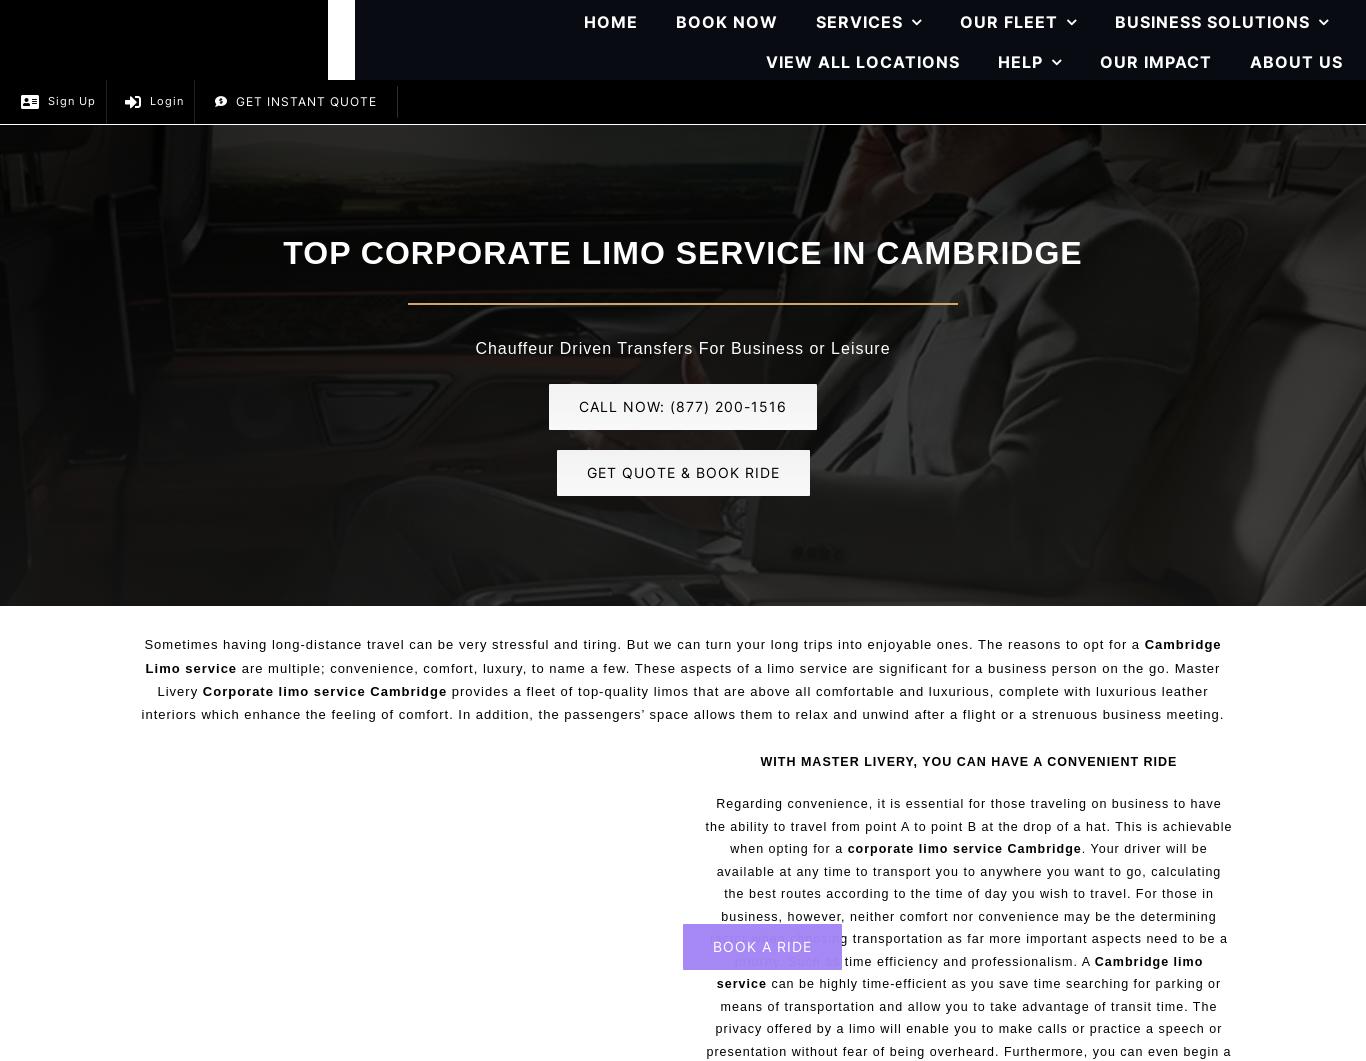 The height and width of the screenshot is (1061, 1366). Describe the element at coordinates (815, 21) in the screenshot. I see `'SERVICES'` at that location.